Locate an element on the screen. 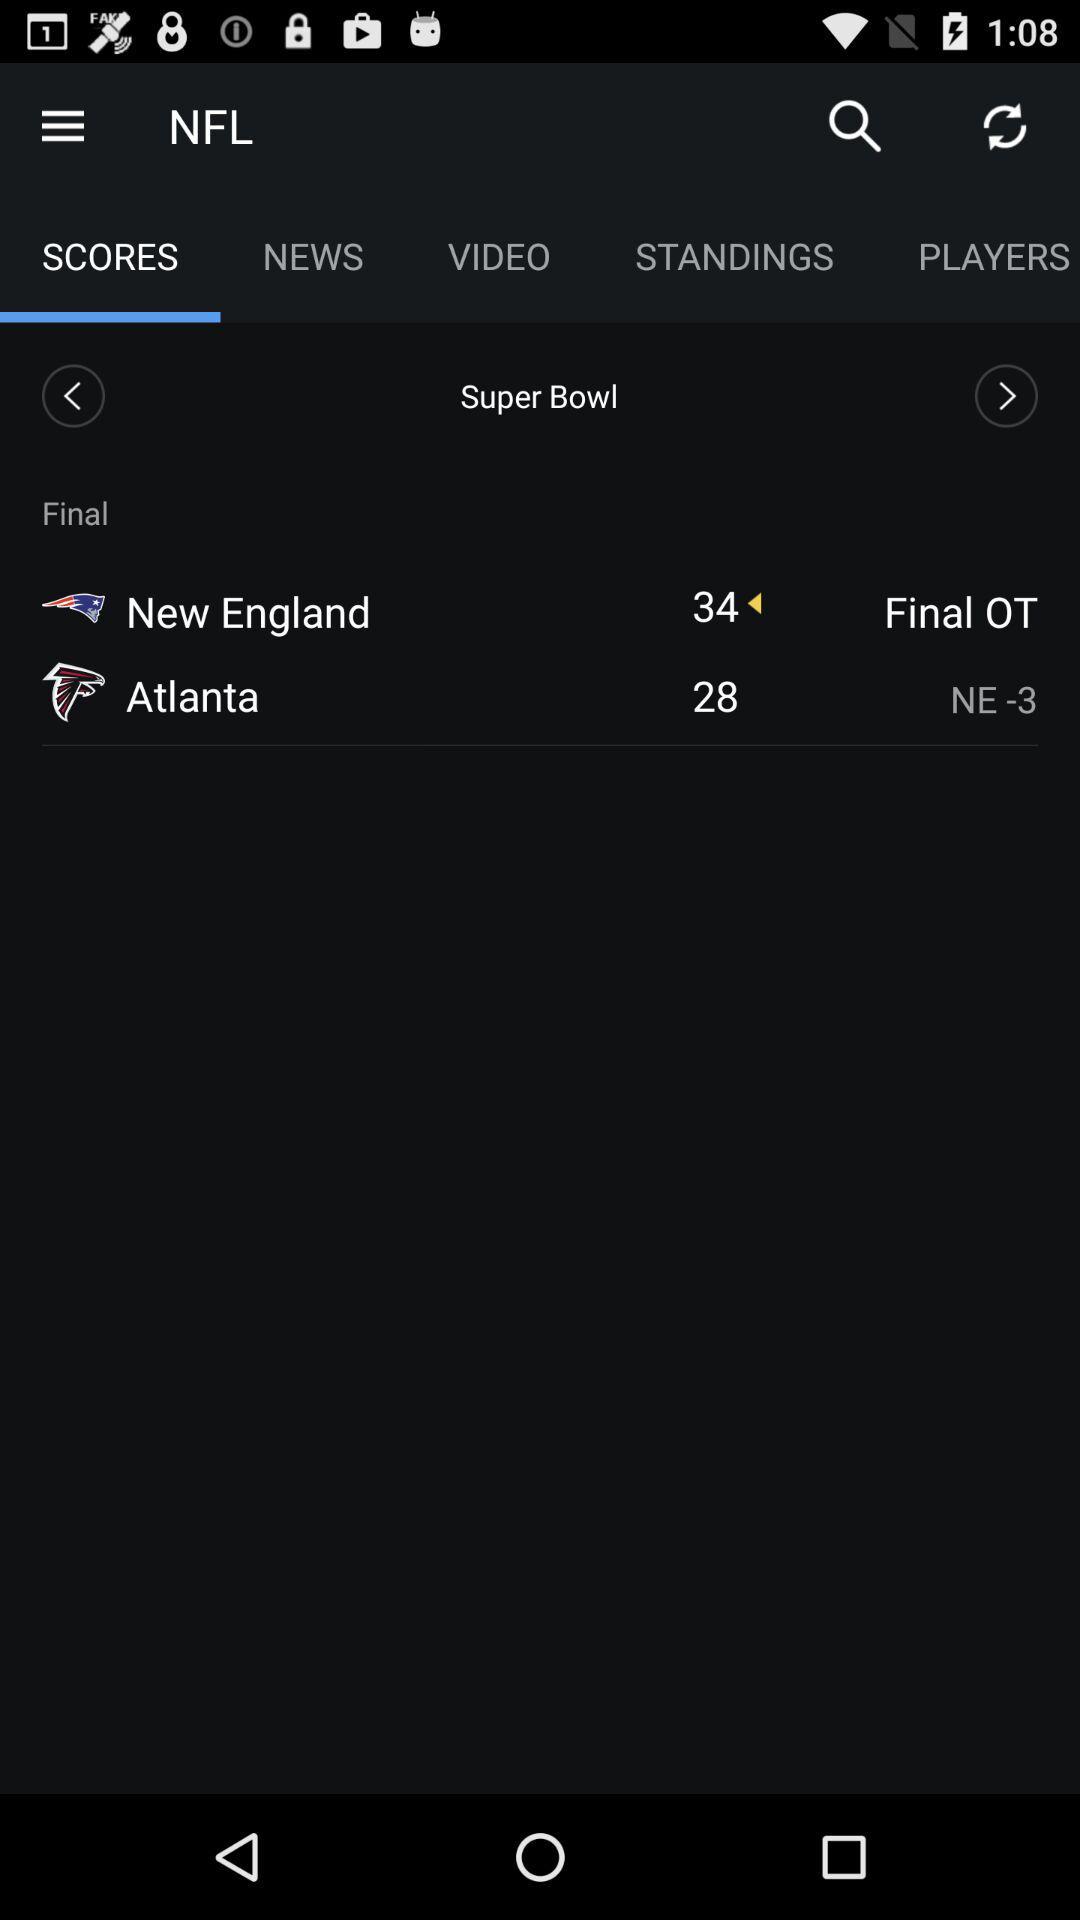 This screenshot has height=1920, width=1080. refresh is located at coordinates (1005, 124).